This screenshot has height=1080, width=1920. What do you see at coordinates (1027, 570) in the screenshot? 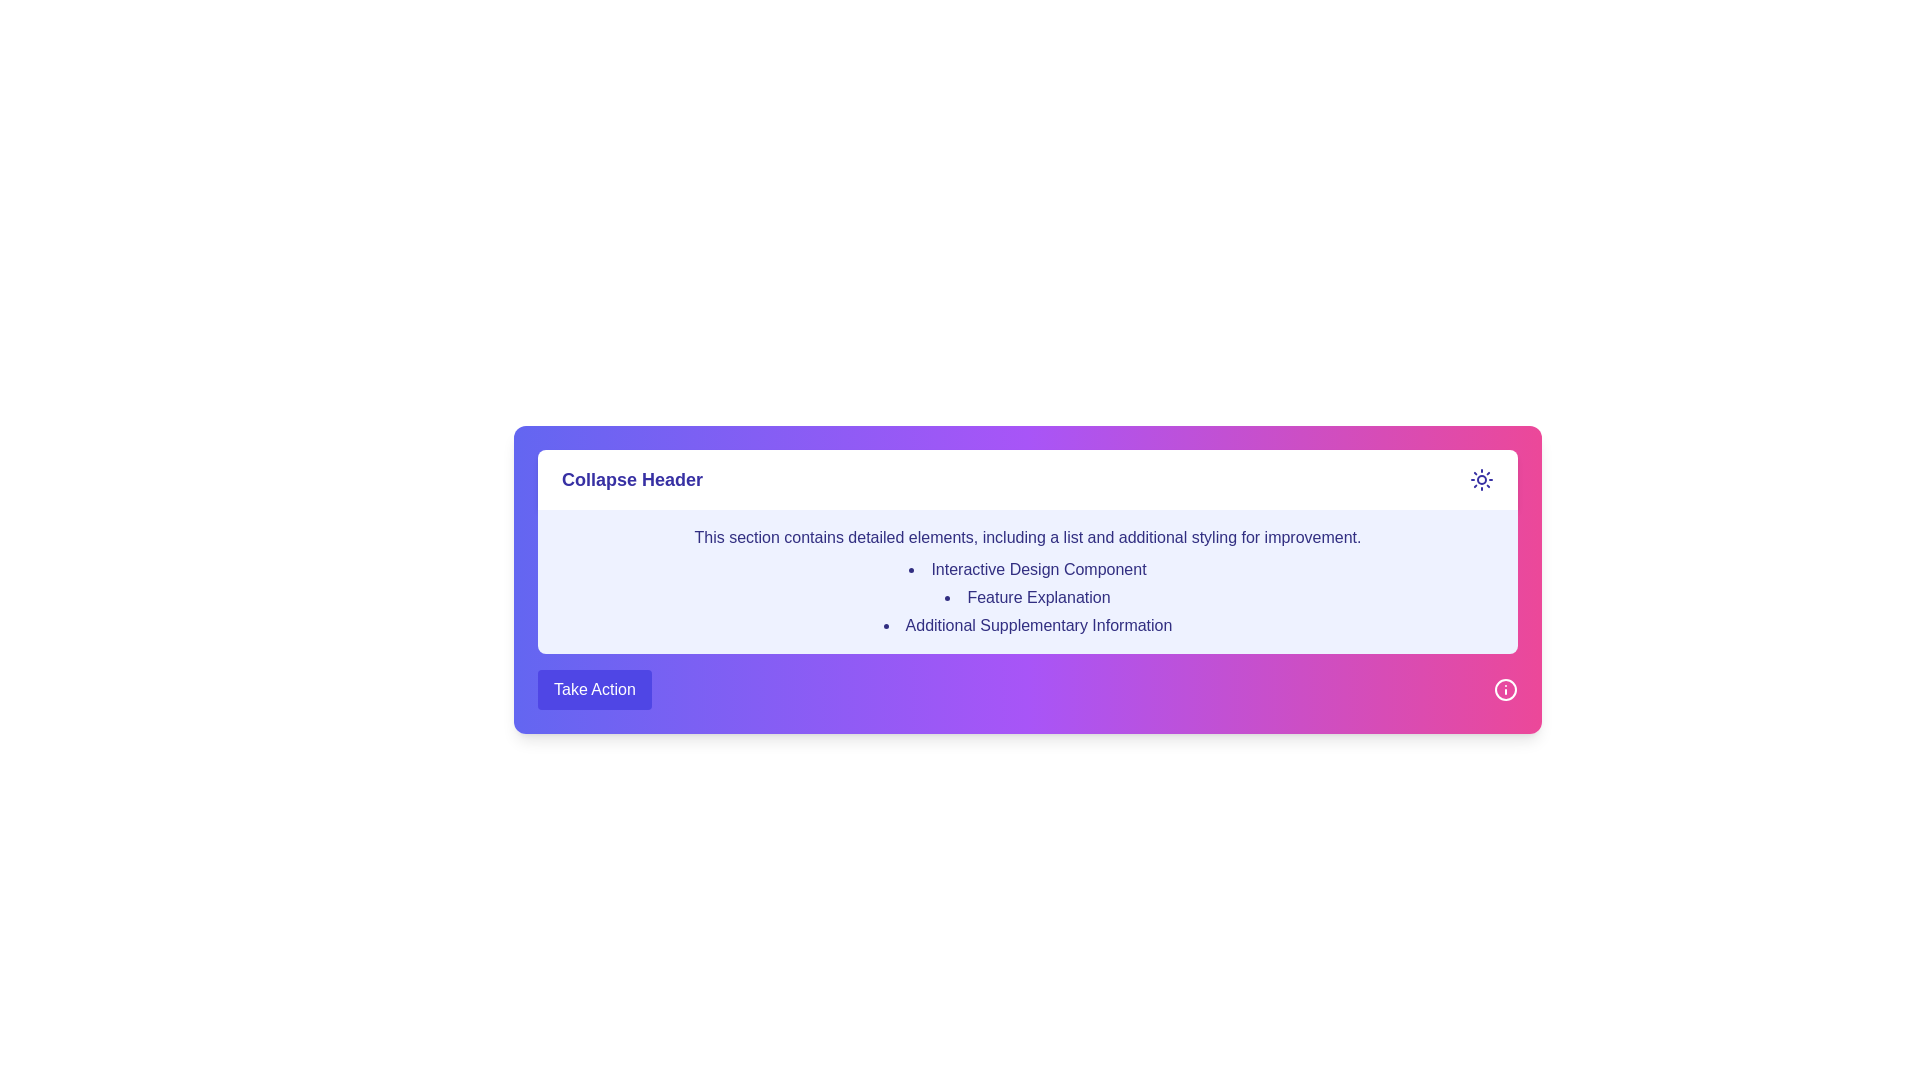
I see `text label that serves as the first bullet point in a vertical list, positioned above 'Feature Explanation' and 'Additional Supplementary Information' within a purple box` at bounding box center [1027, 570].